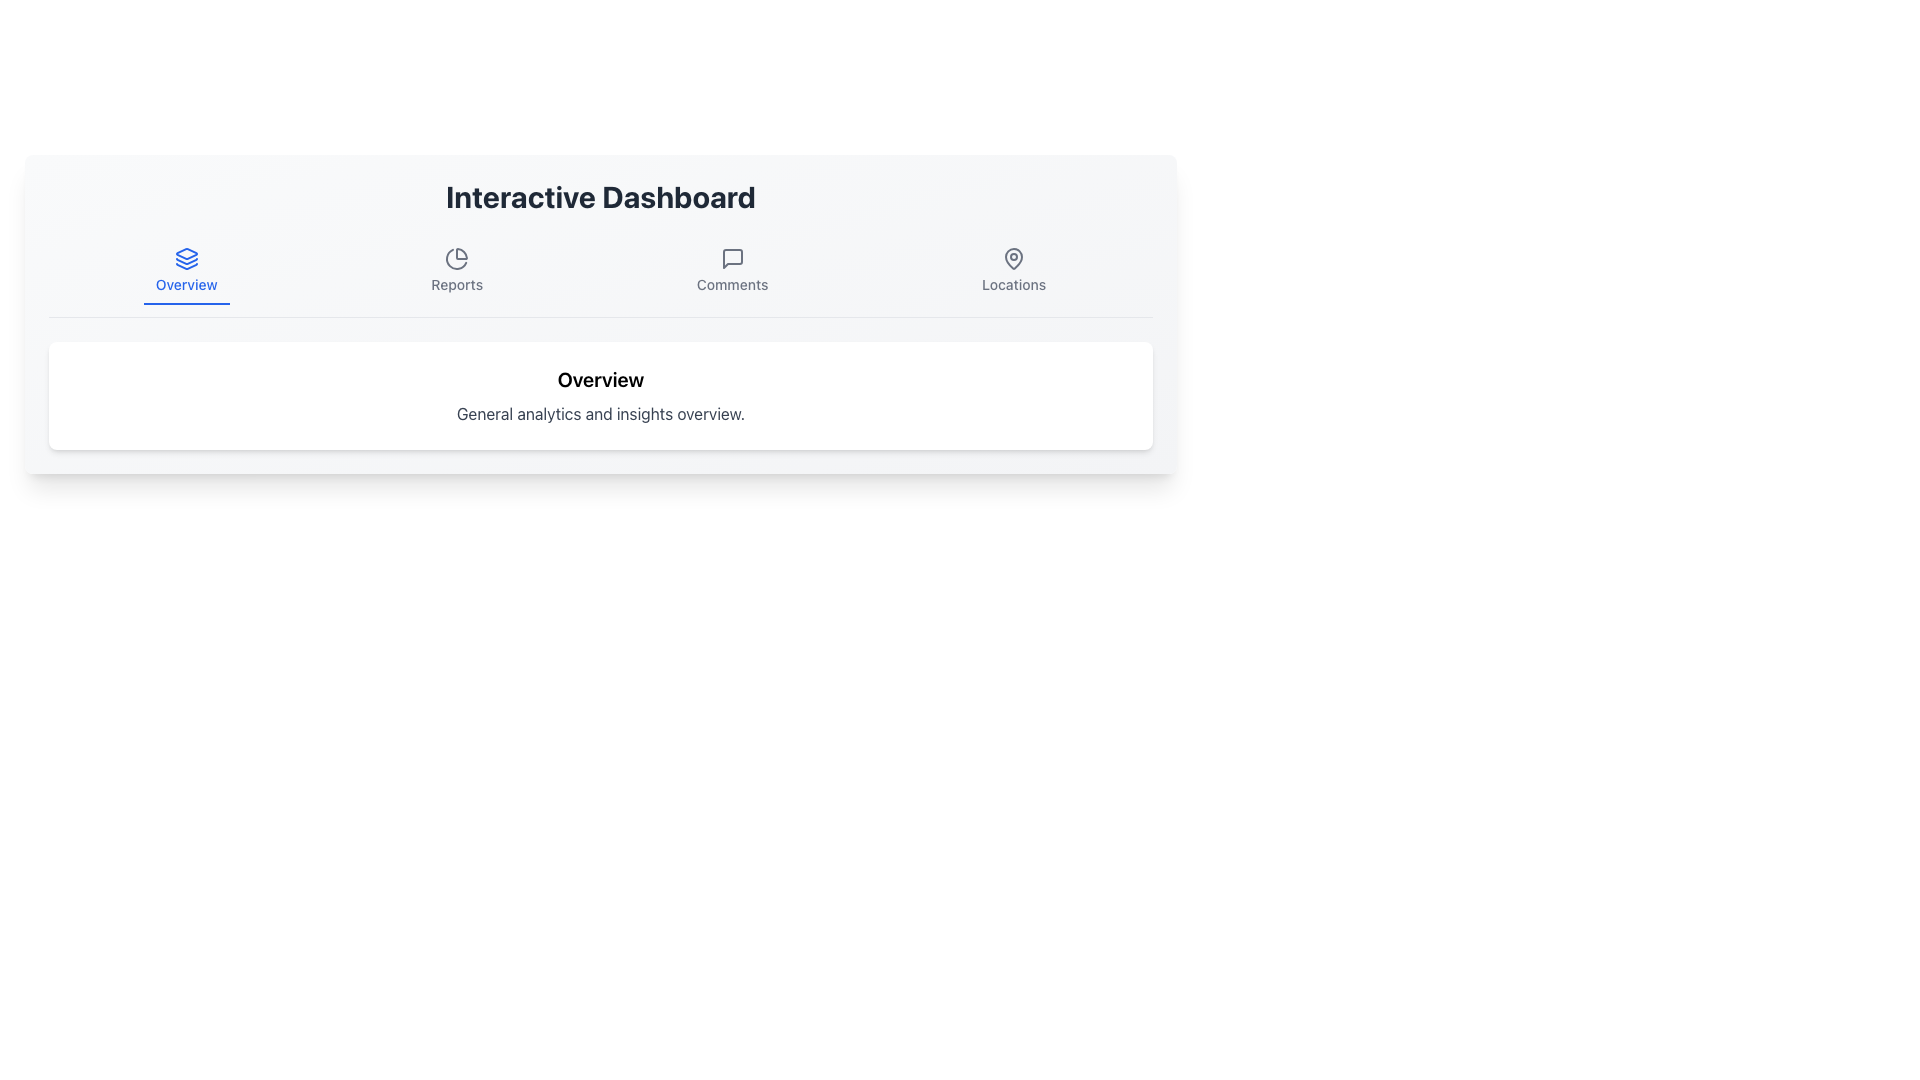 The image size is (1920, 1080). What do you see at coordinates (599, 380) in the screenshot?
I see `the text label element that introduces the section content, labeled 'Overview'` at bounding box center [599, 380].